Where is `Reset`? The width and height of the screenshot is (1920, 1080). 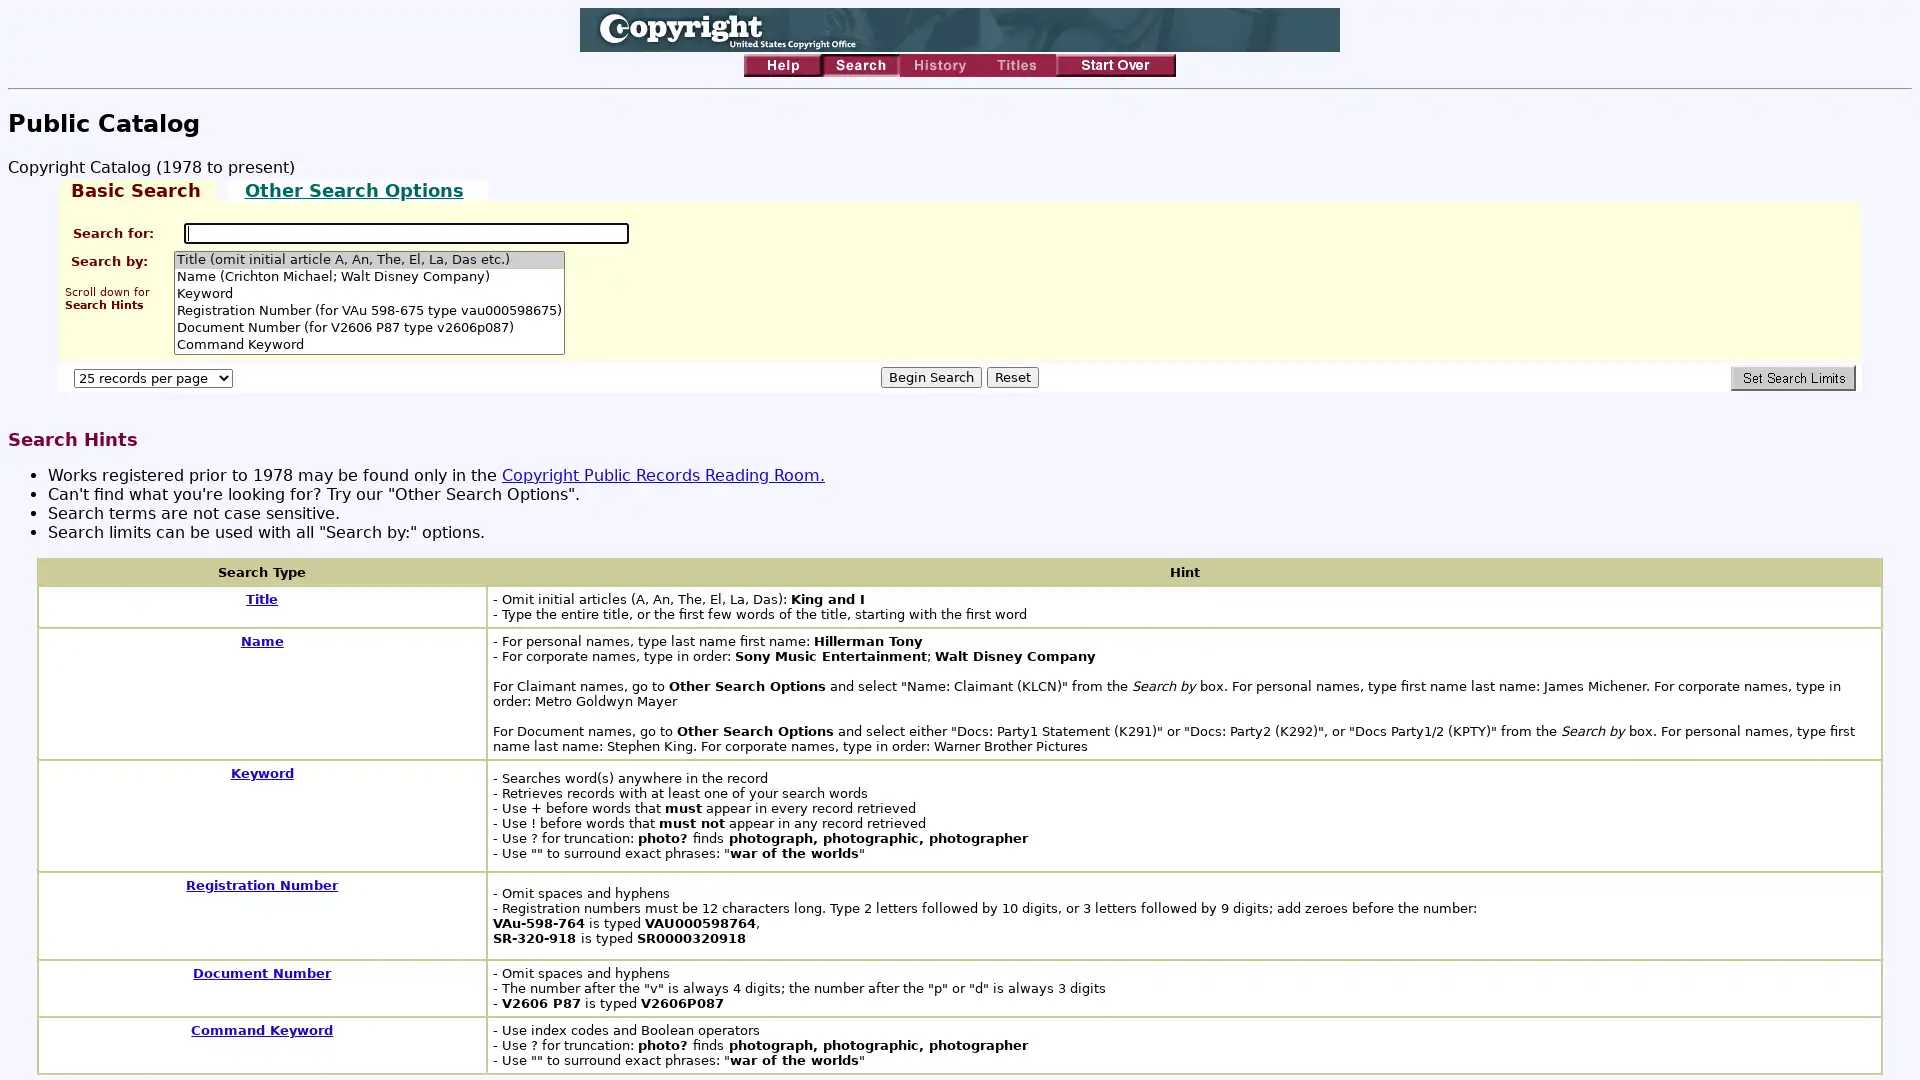 Reset is located at coordinates (1012, 377).